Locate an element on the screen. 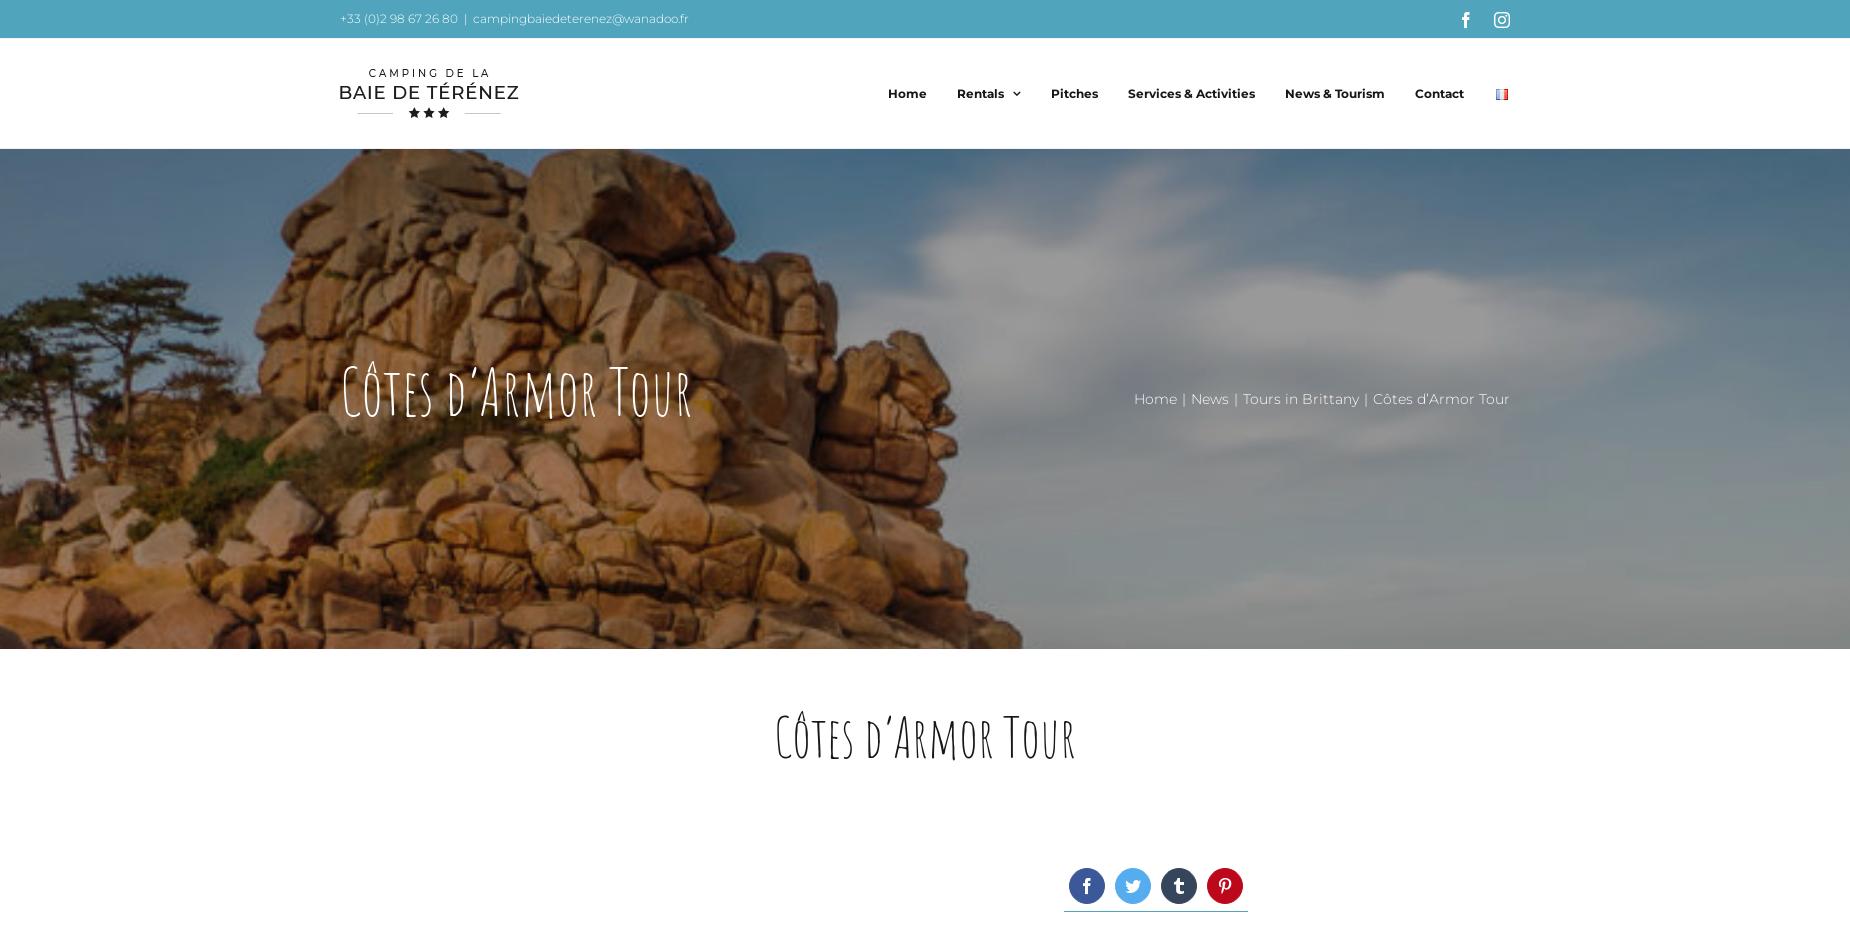 This screenshot has width=1850, height=949. 'Contact' is located at coordinates (1439, 93).